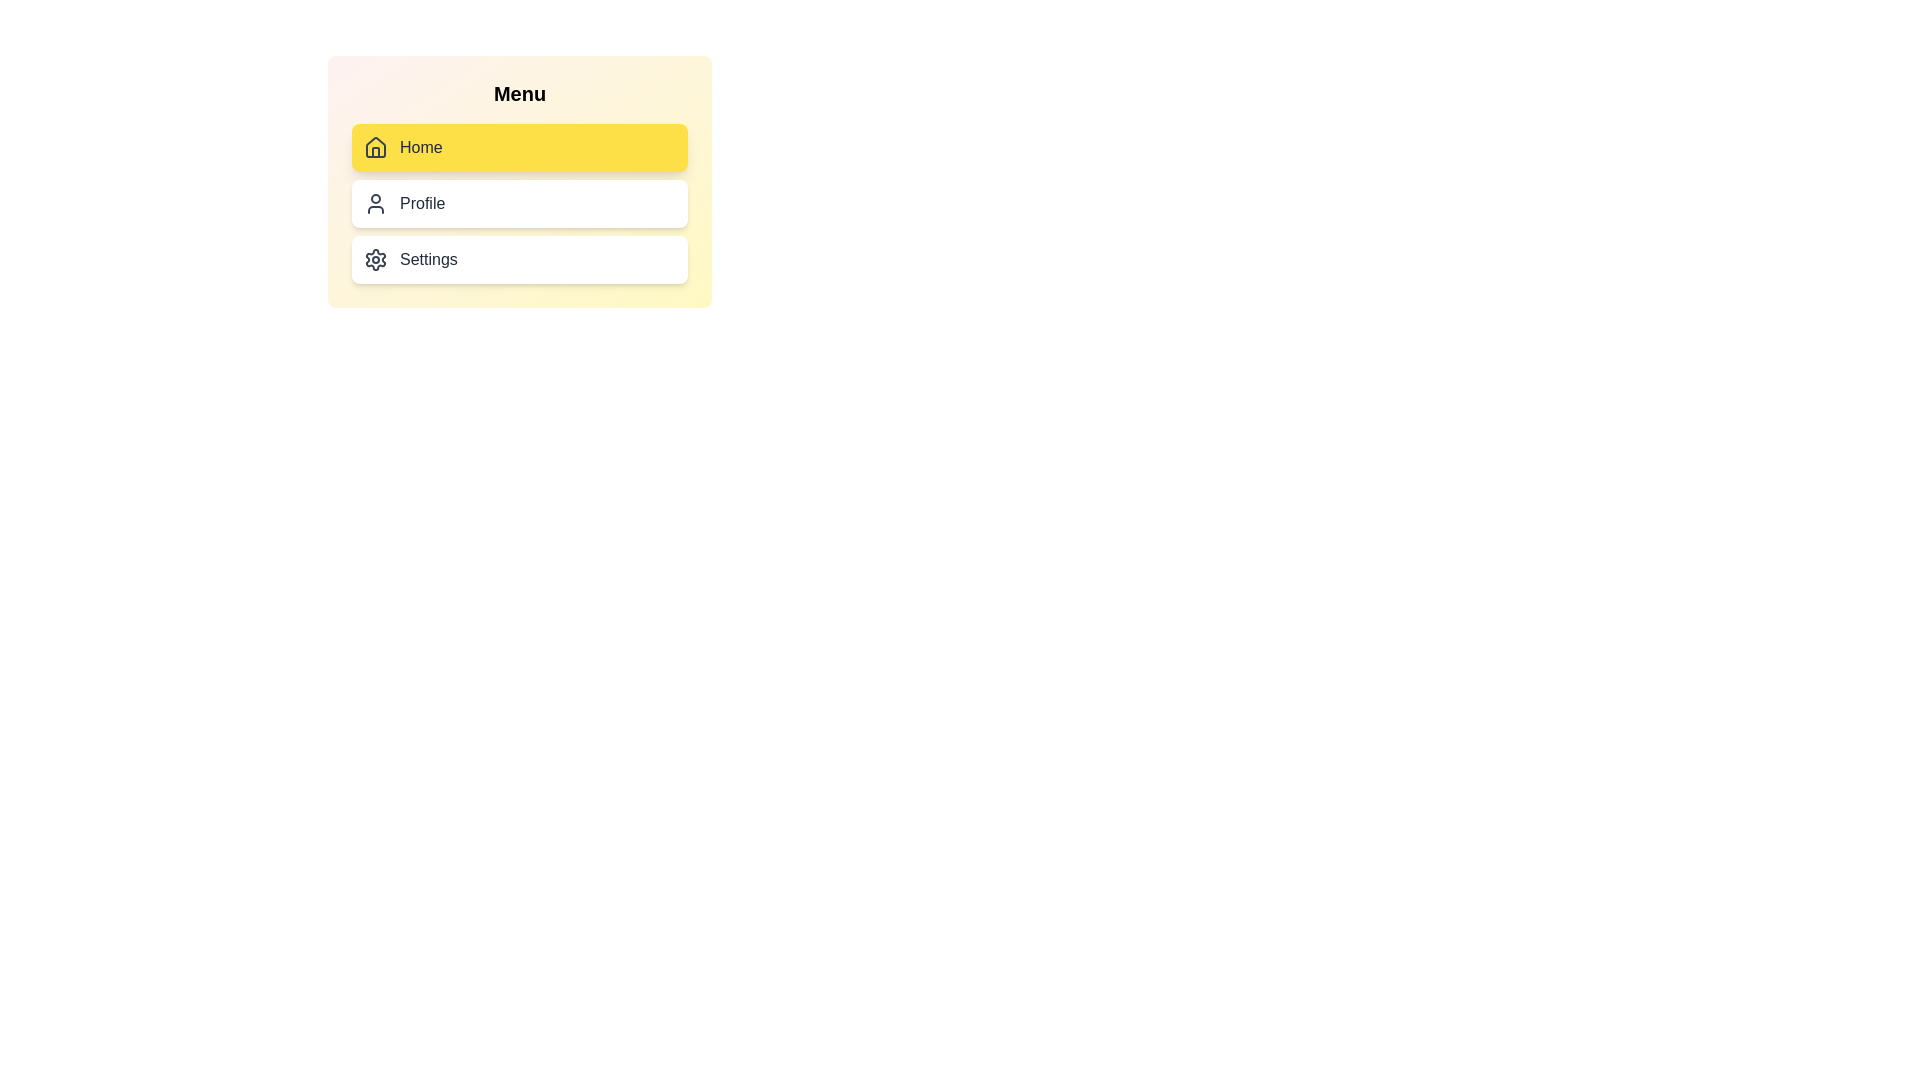 The height and width of the screenshot is (1080, 1920). Describe the element at coordinates (519, 258) in the screenshot. I see `the navigation menu item Settings by clicking on it` at that location.